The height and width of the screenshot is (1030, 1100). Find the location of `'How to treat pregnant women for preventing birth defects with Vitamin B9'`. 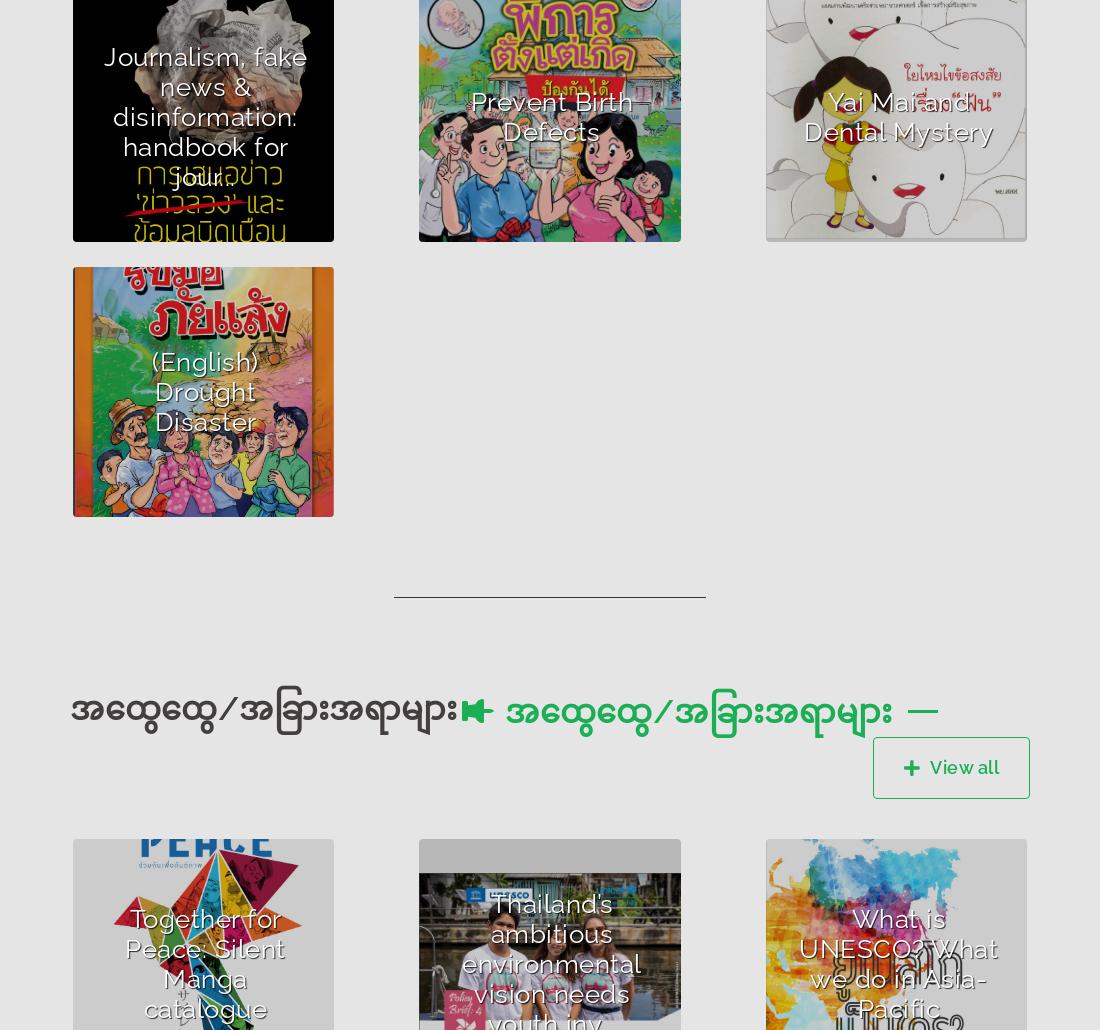

'How to treat pregnant women for preventing birth defects with Vitamin B9' is located at coordinates (545, 151).